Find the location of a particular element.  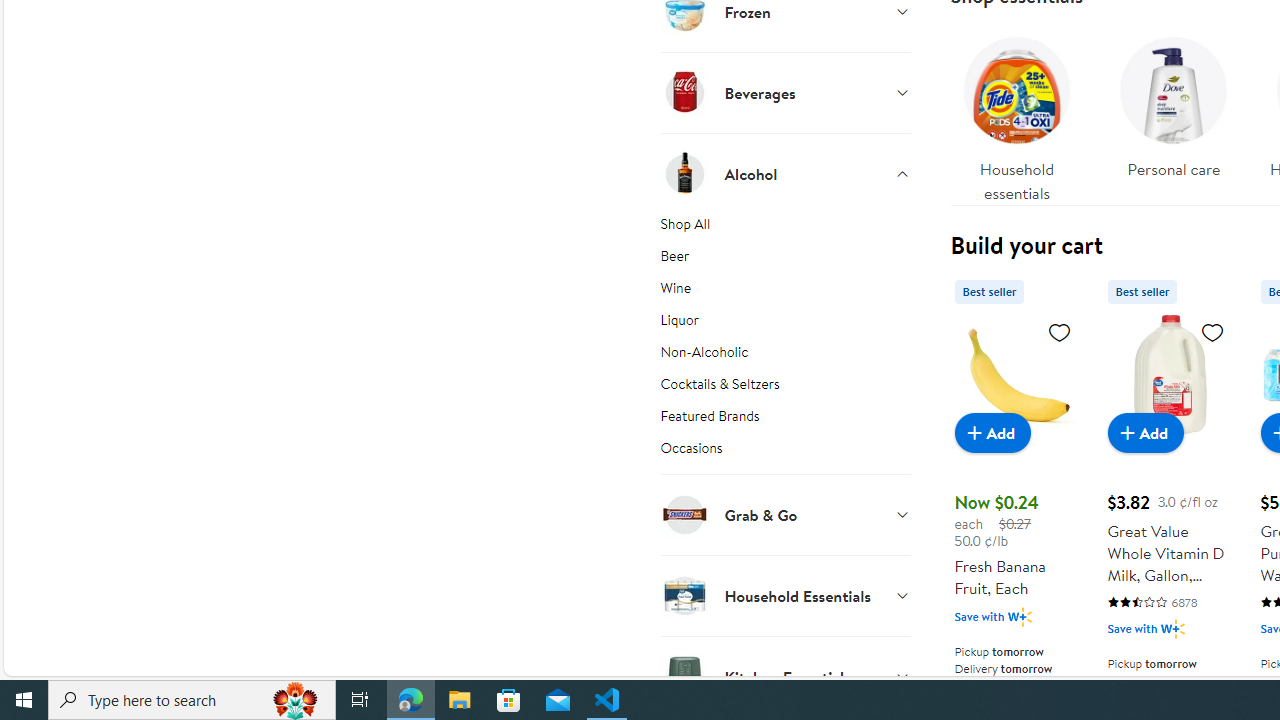

'Non-Alcoholic' is located at coordinates (784, 355).